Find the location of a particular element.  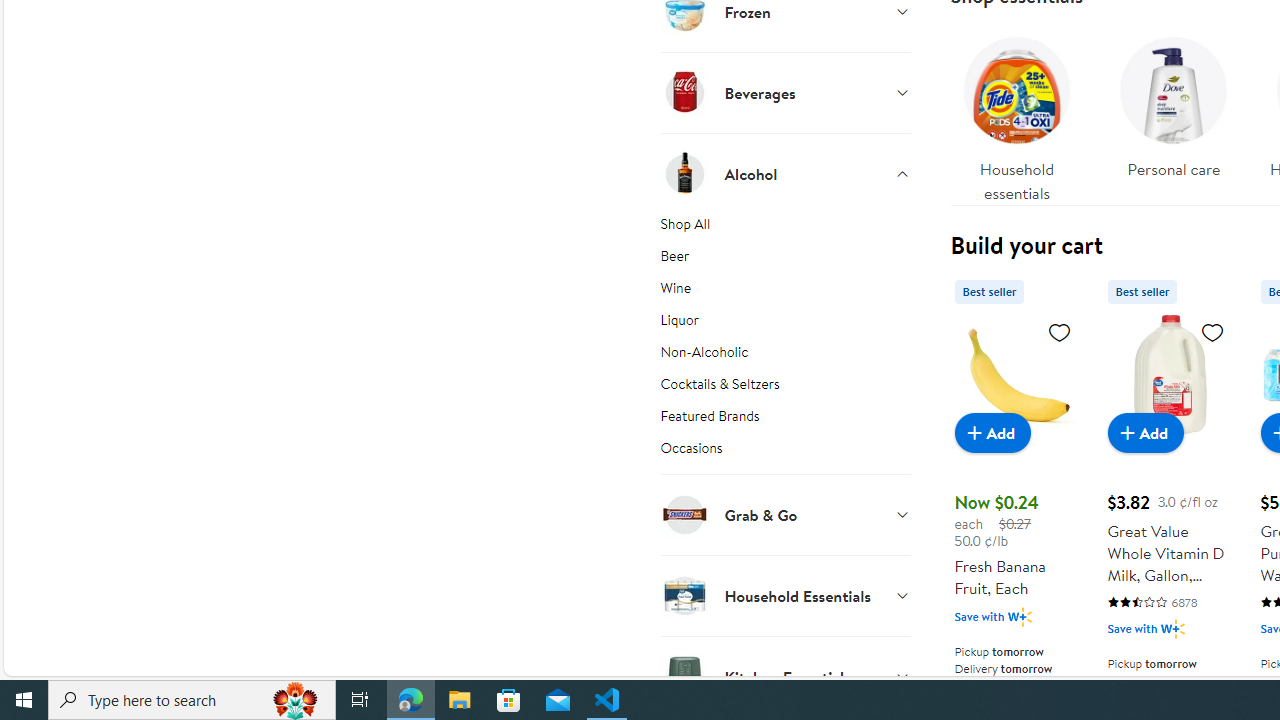

'Non-Alcoholic' is located at coordinates (784, 355).